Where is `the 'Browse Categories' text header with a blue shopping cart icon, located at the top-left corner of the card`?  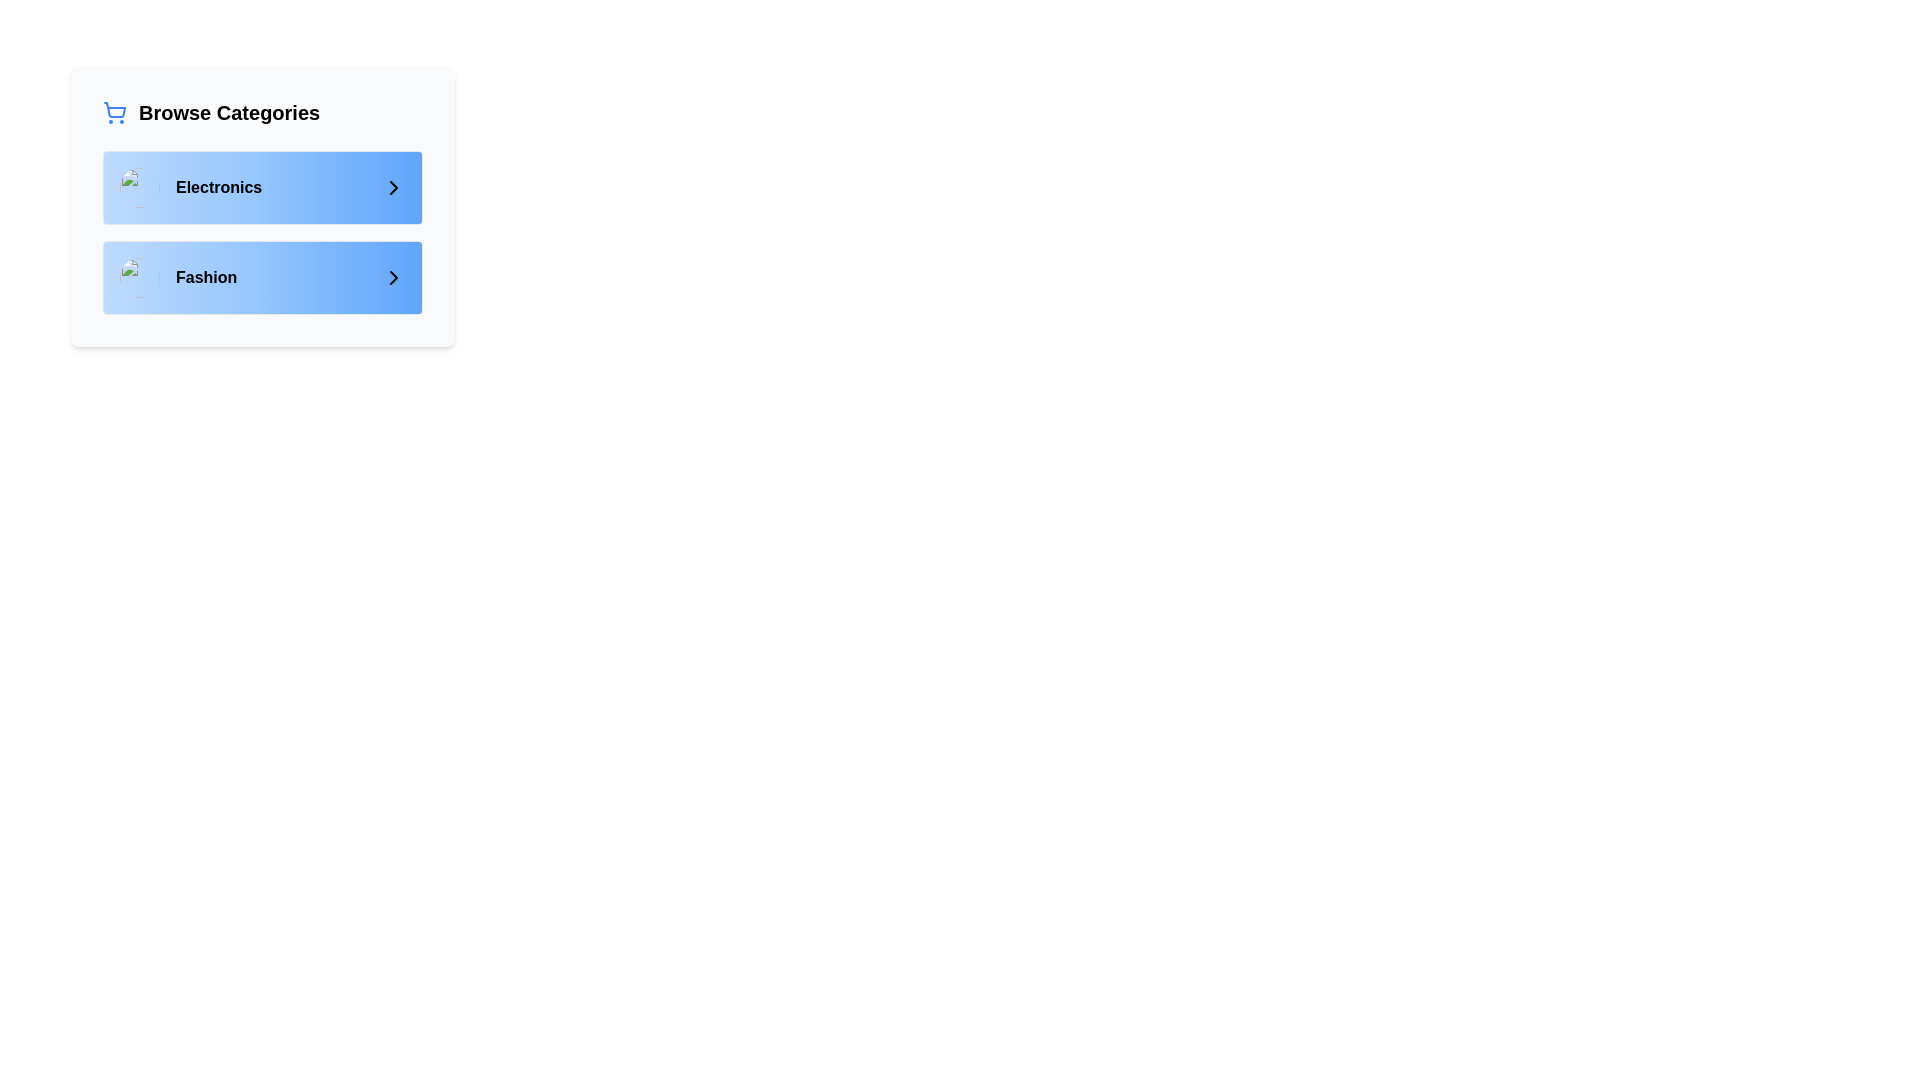 the 'Browse Categories' text header with a blue shopping cart icon, located at the top-left corner of the card is located at coordinates (262, 112).